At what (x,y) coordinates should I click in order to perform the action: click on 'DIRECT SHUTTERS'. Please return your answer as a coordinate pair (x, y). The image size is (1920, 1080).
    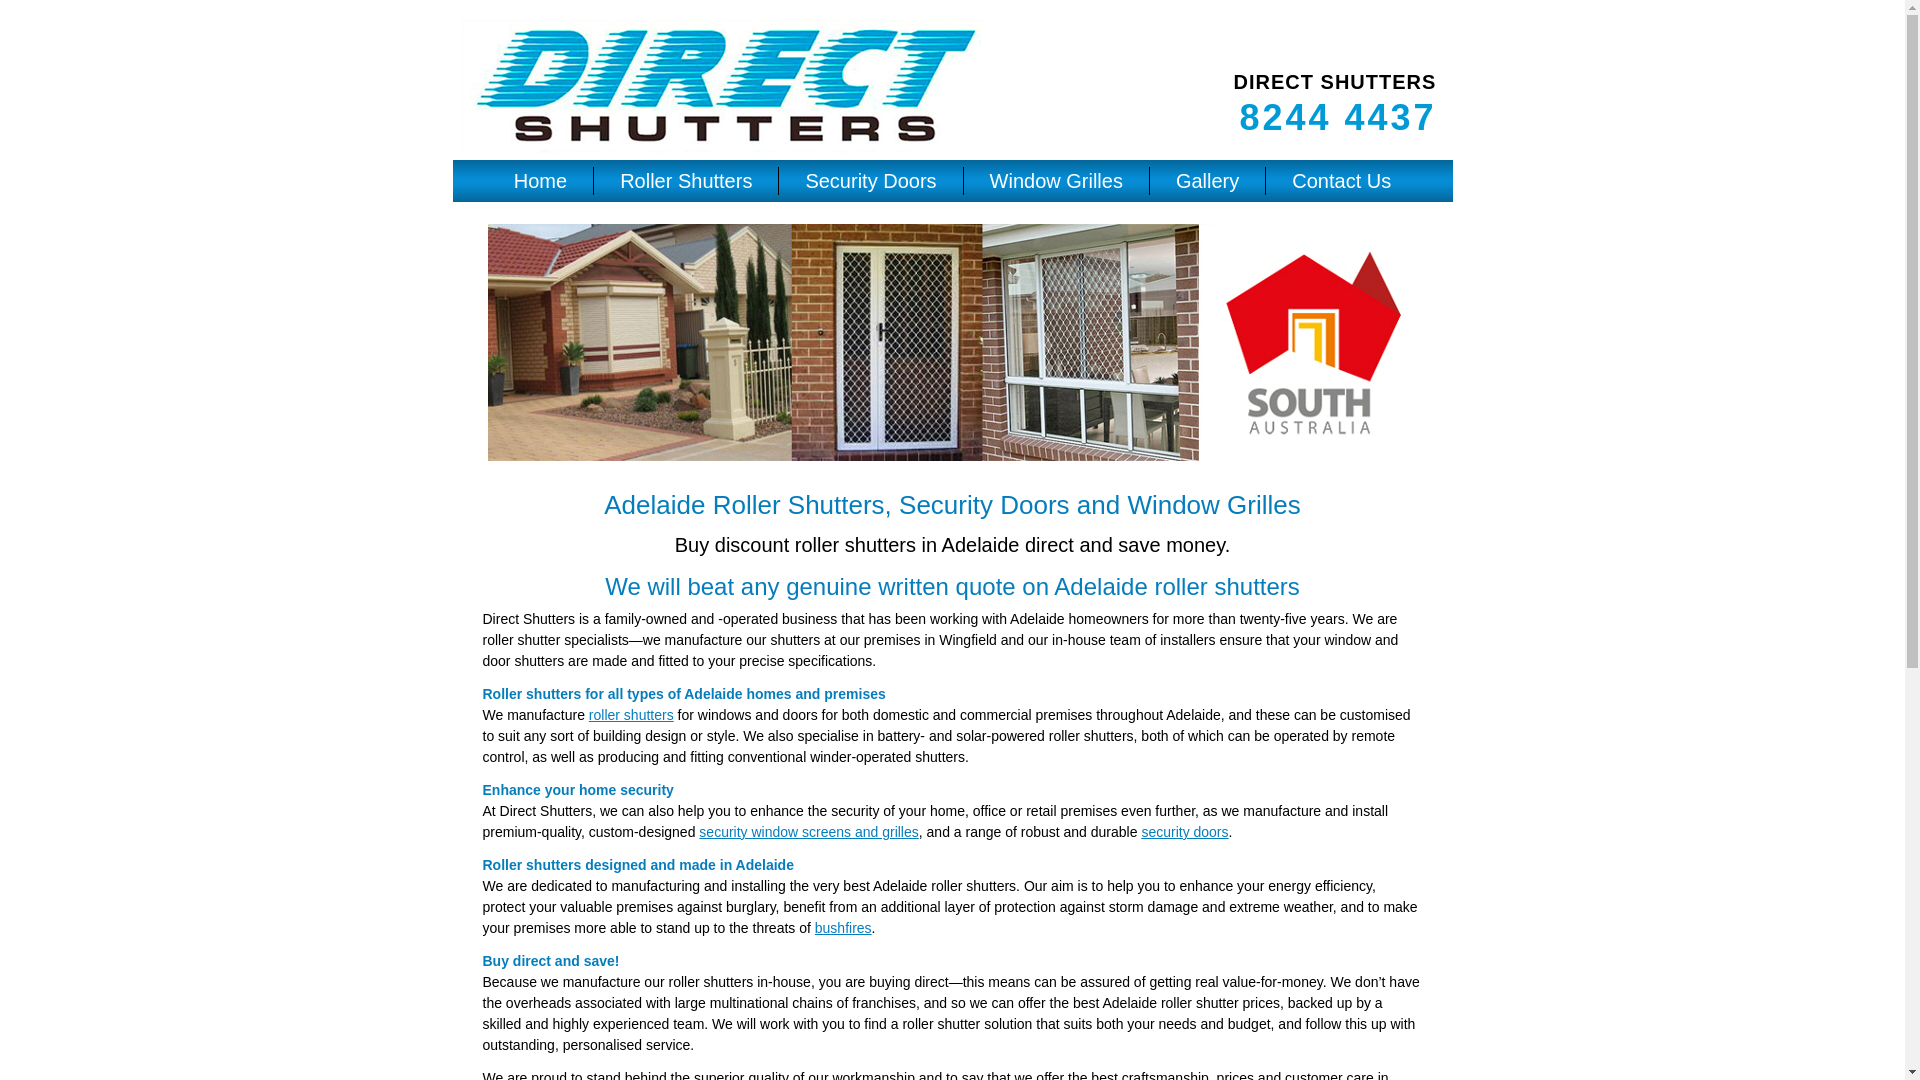
    Looking at the image, I should click on (1335, 80).